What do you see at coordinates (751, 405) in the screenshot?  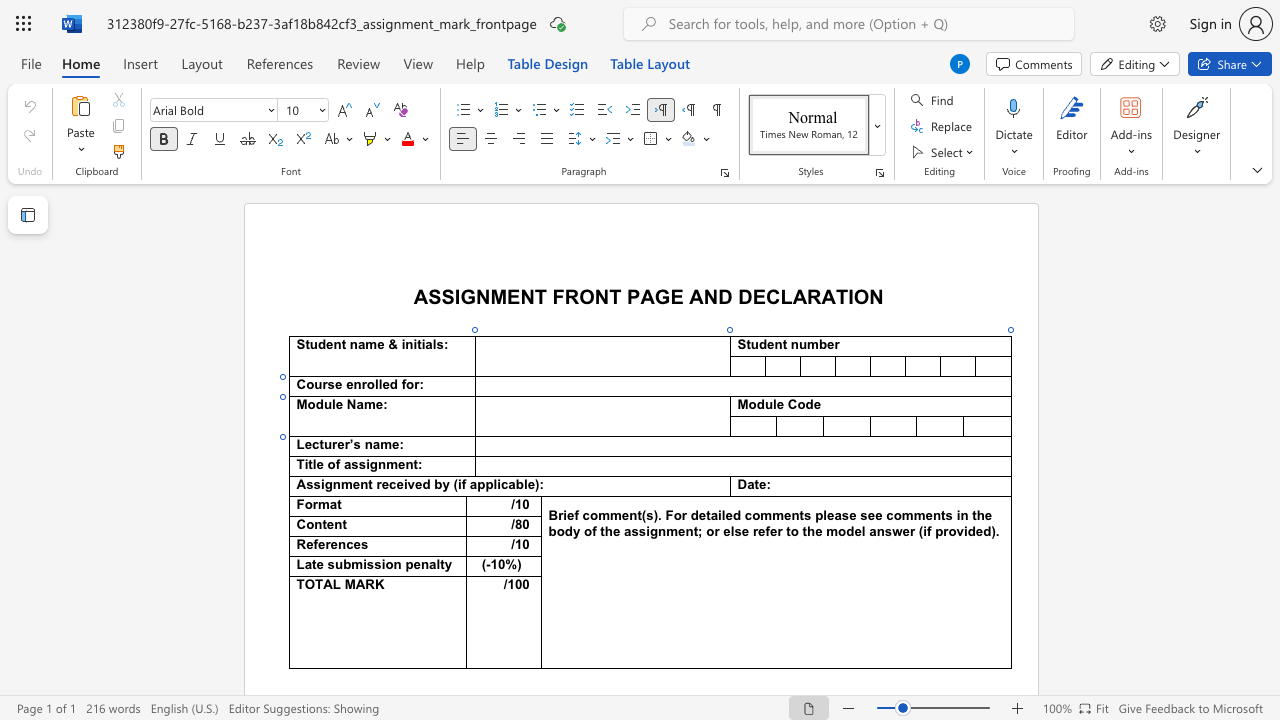 I see `the 1th character "o" in the text` at bounding box center [751, 405].